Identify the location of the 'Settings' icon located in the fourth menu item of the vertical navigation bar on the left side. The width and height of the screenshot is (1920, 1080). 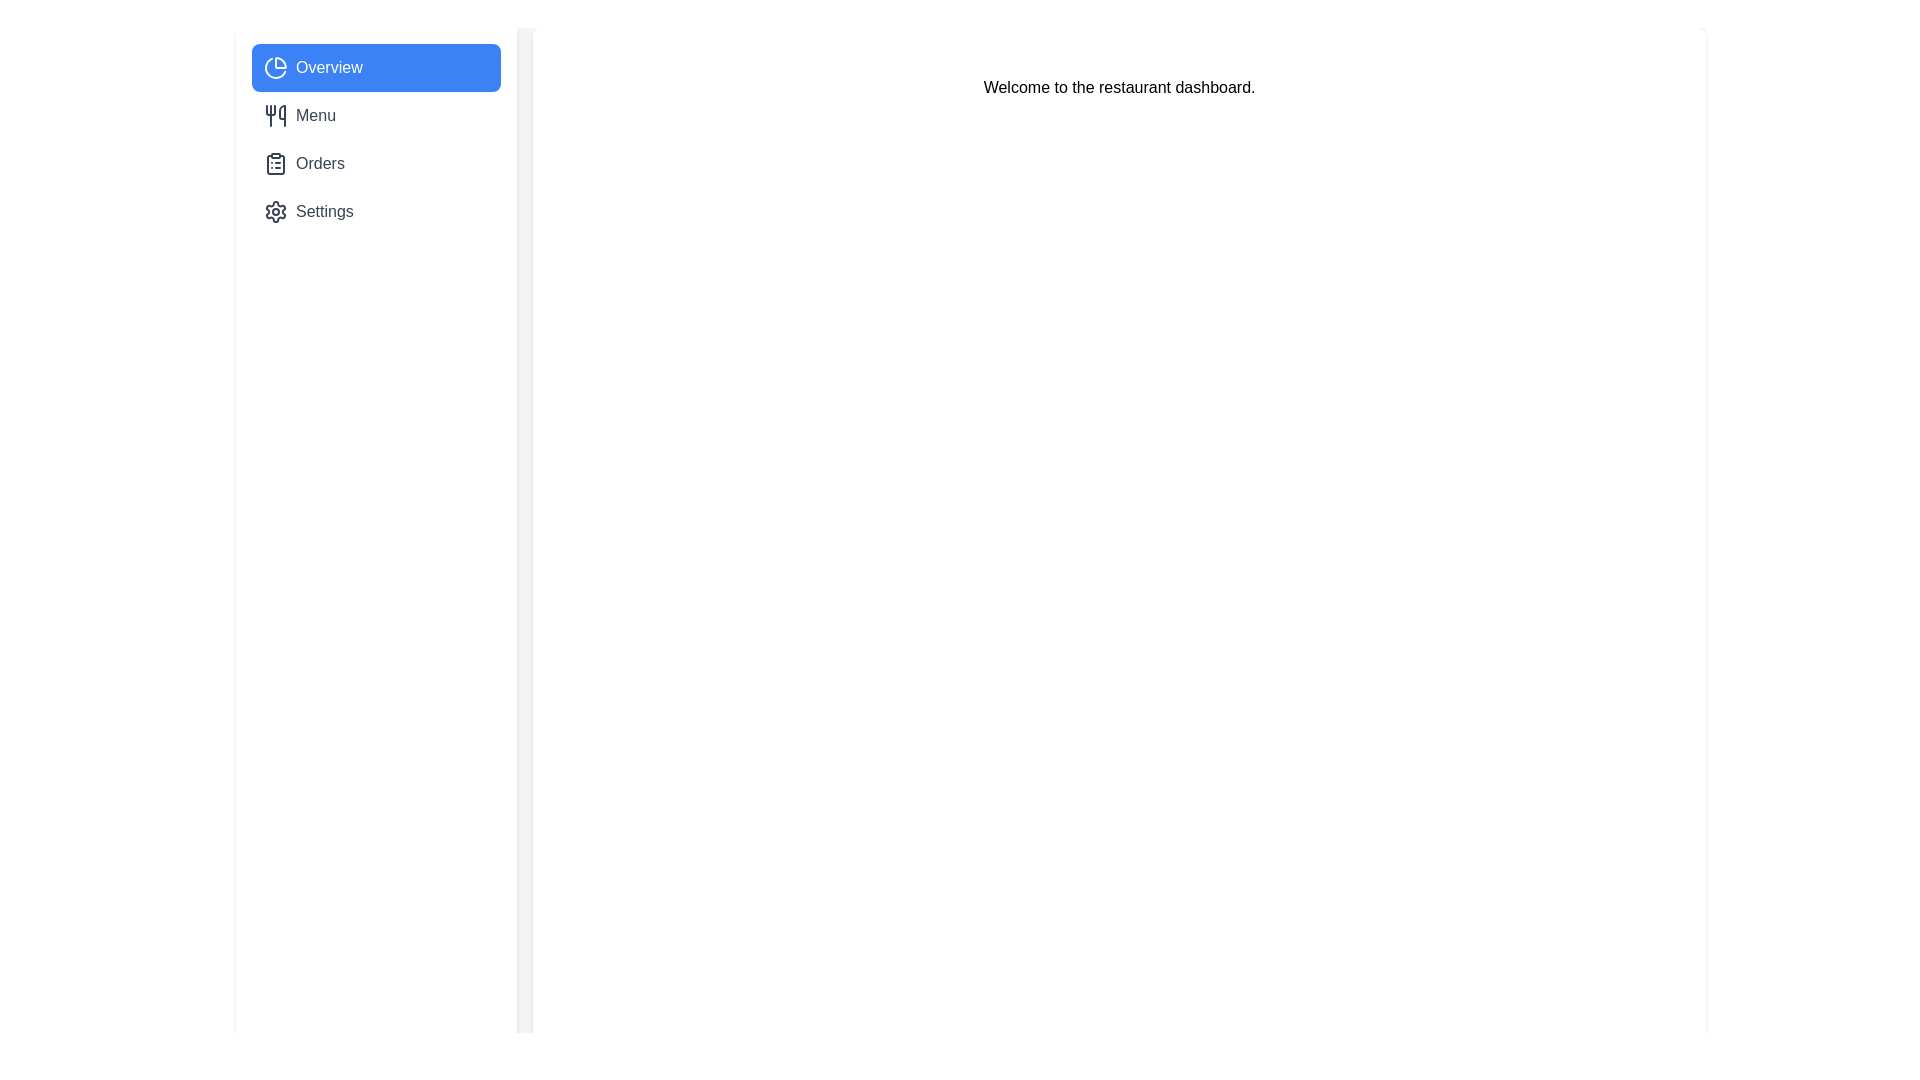
(274, 212).